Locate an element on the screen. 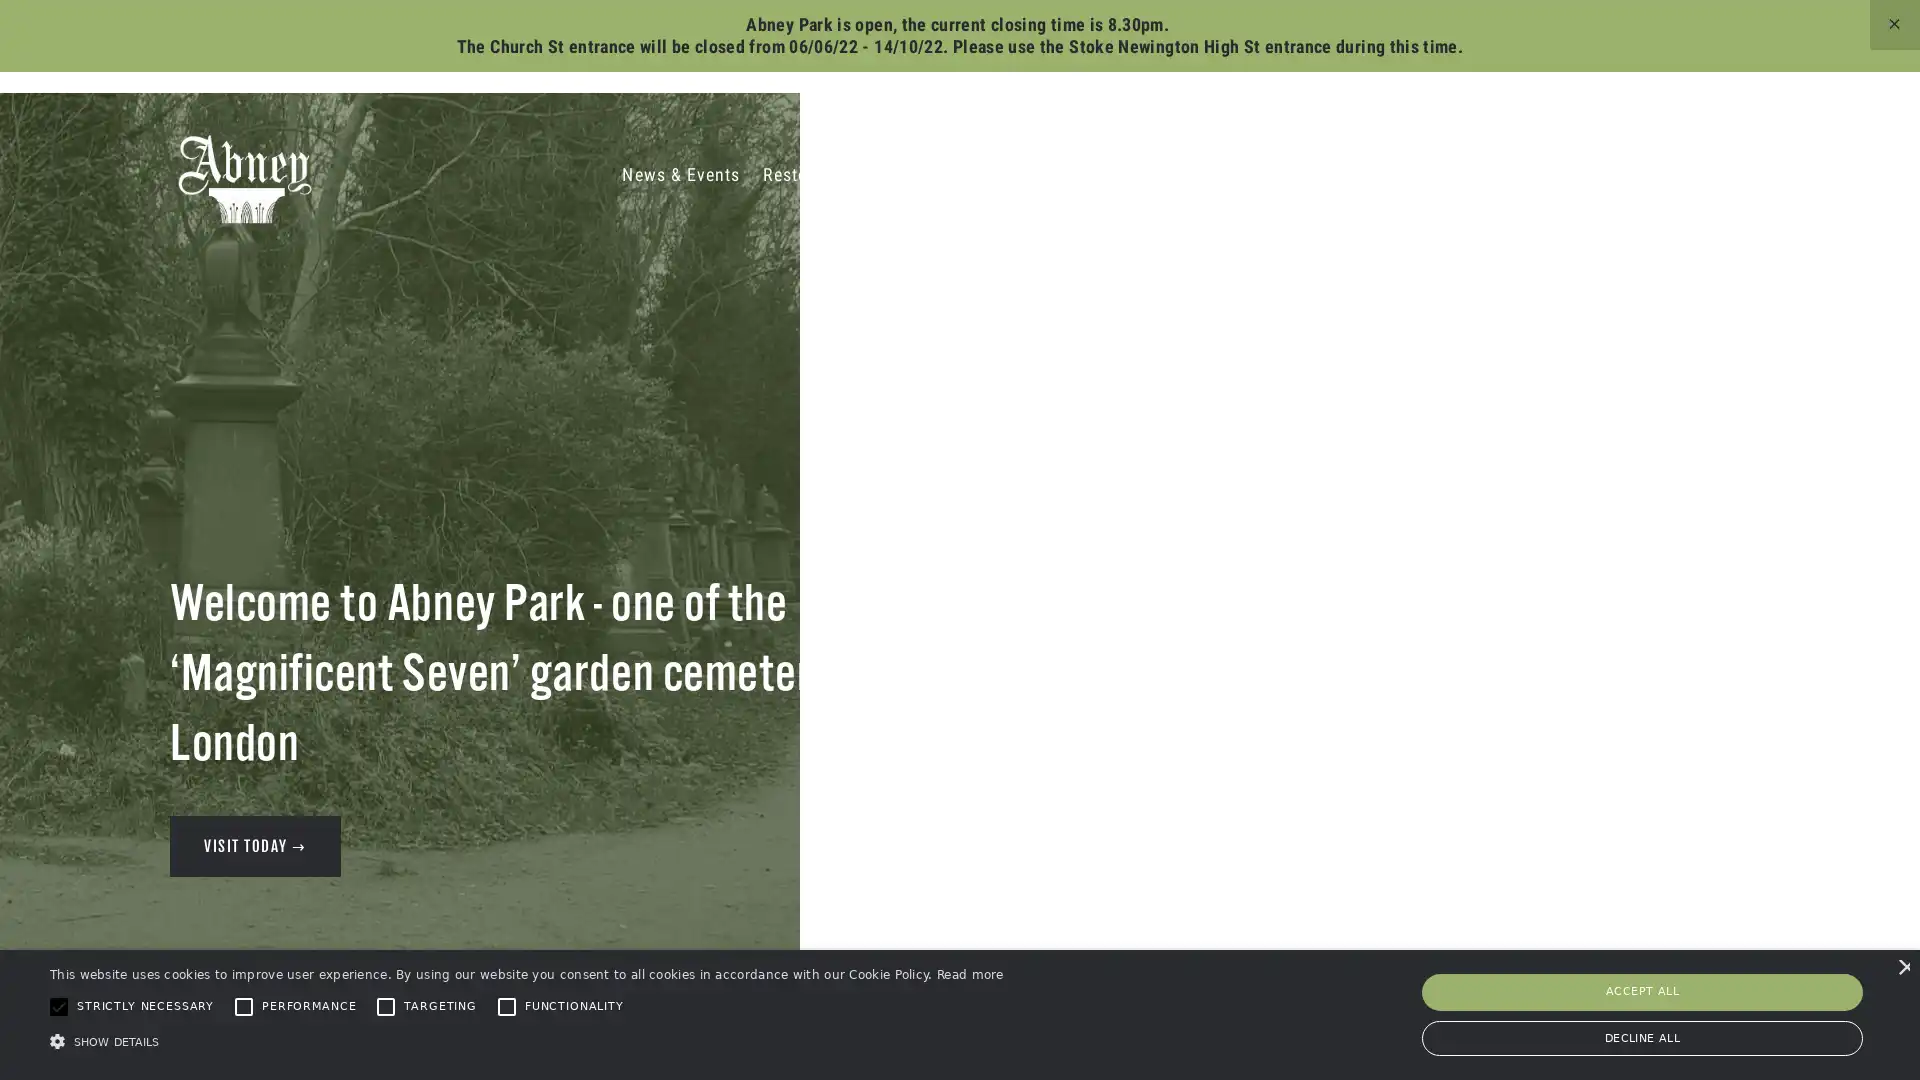  SHOW DETAILS is located at coordinates (526, 1040).